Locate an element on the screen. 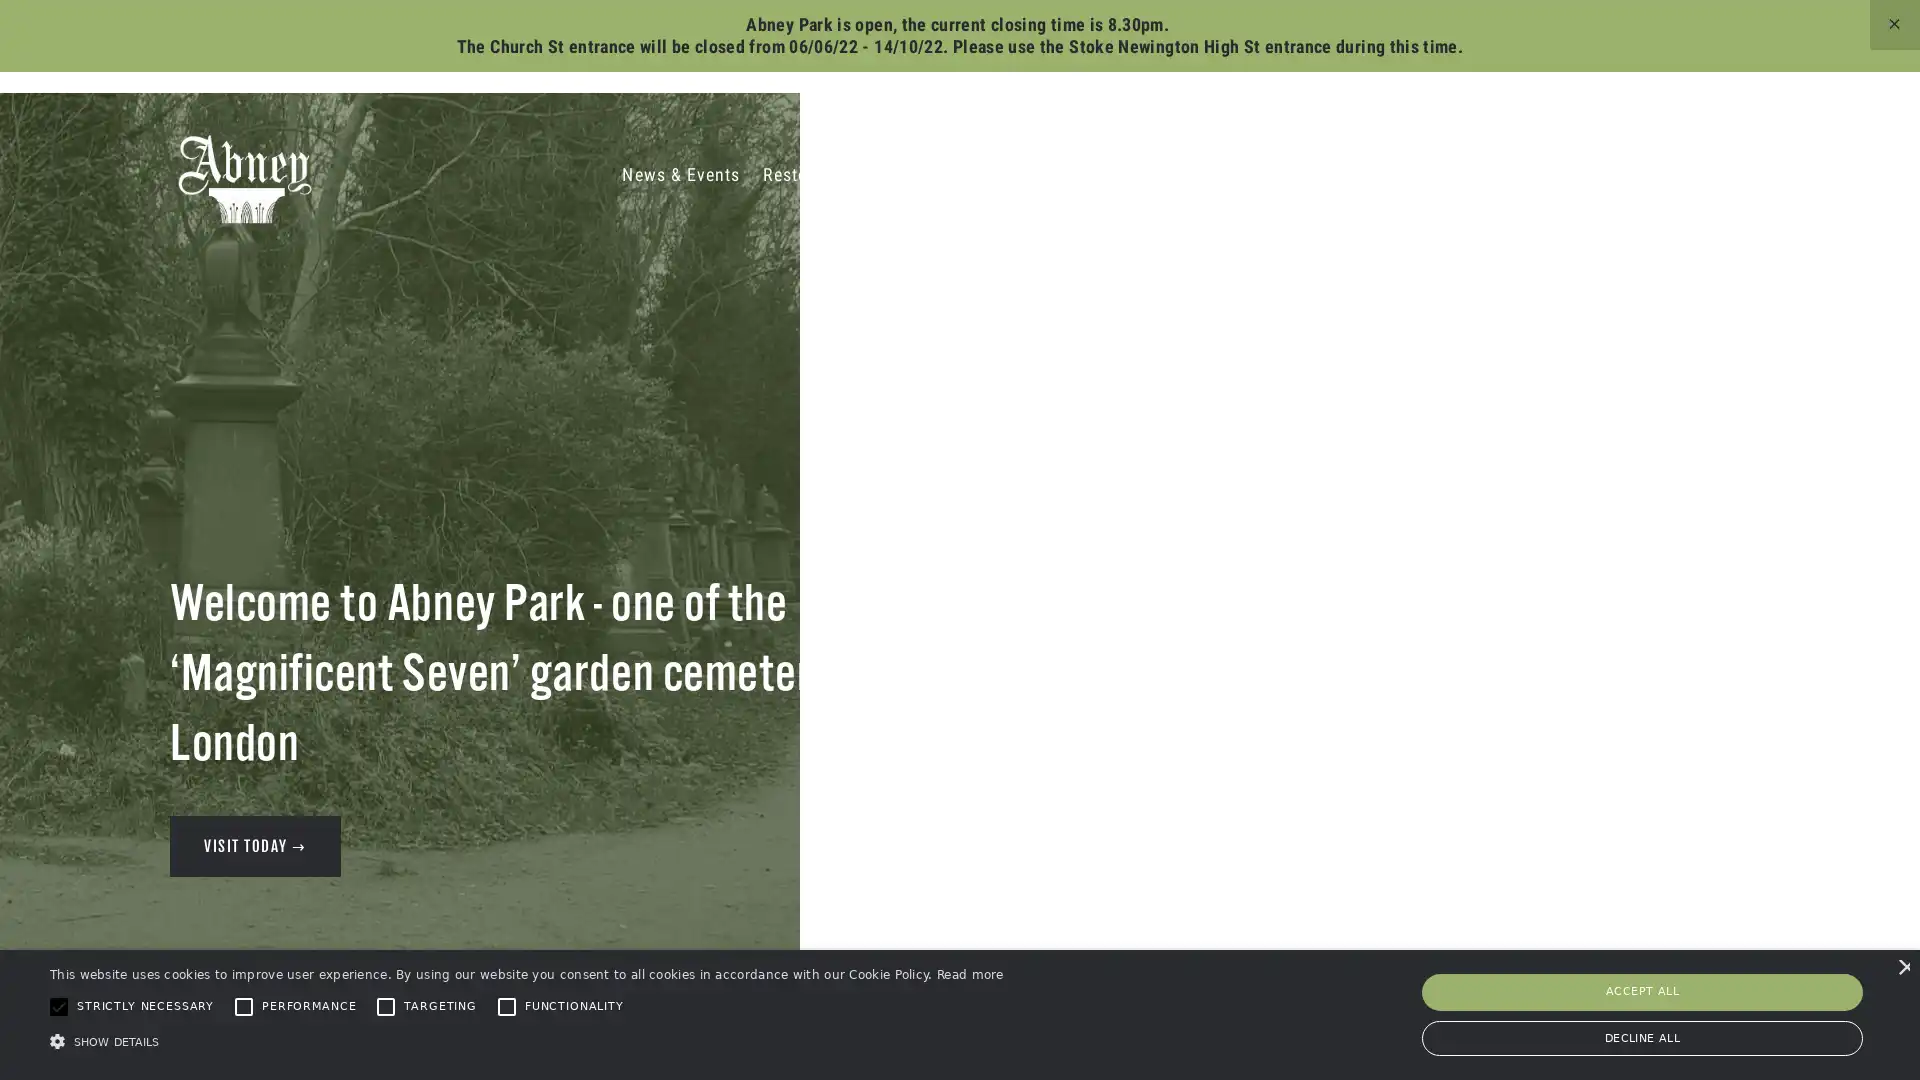  SHOW DETAILS is located at coordinates (526, 1040).